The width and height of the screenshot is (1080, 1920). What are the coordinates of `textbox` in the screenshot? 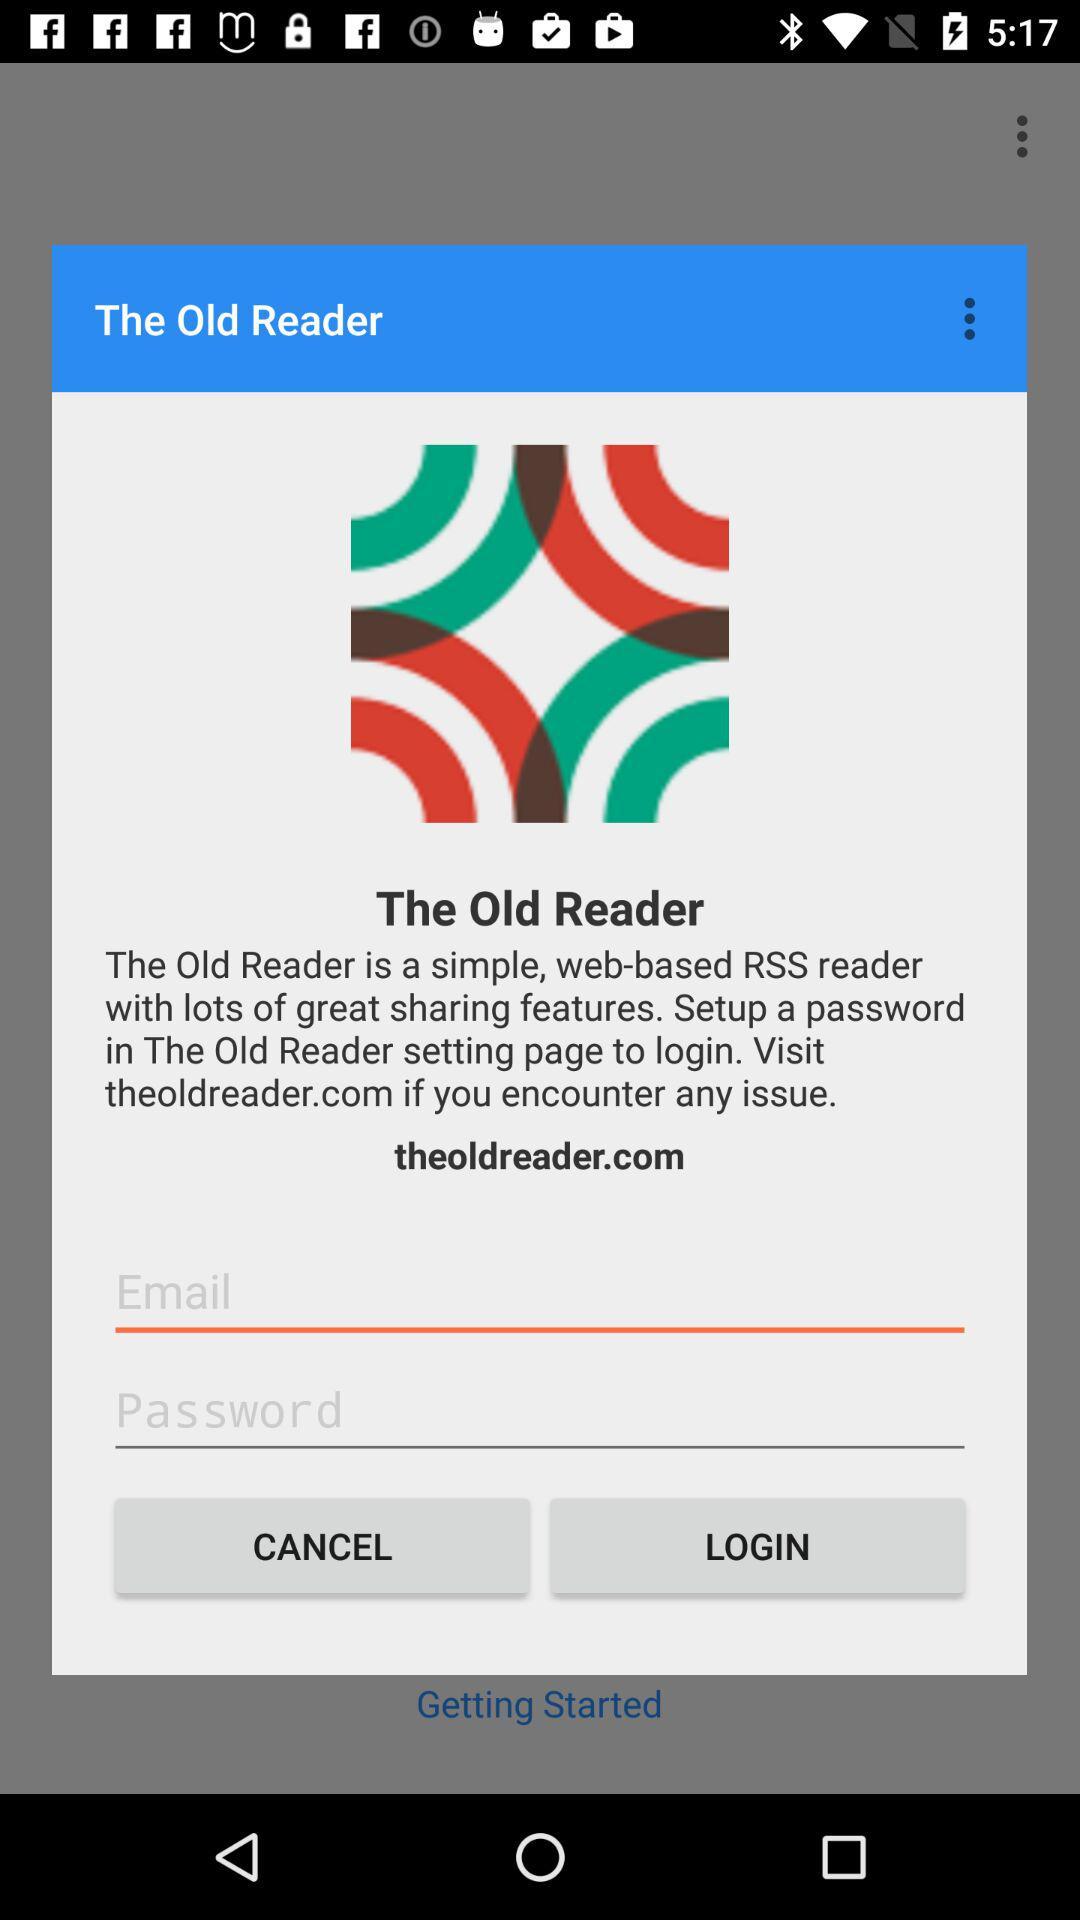 It's located at (540, 1409).